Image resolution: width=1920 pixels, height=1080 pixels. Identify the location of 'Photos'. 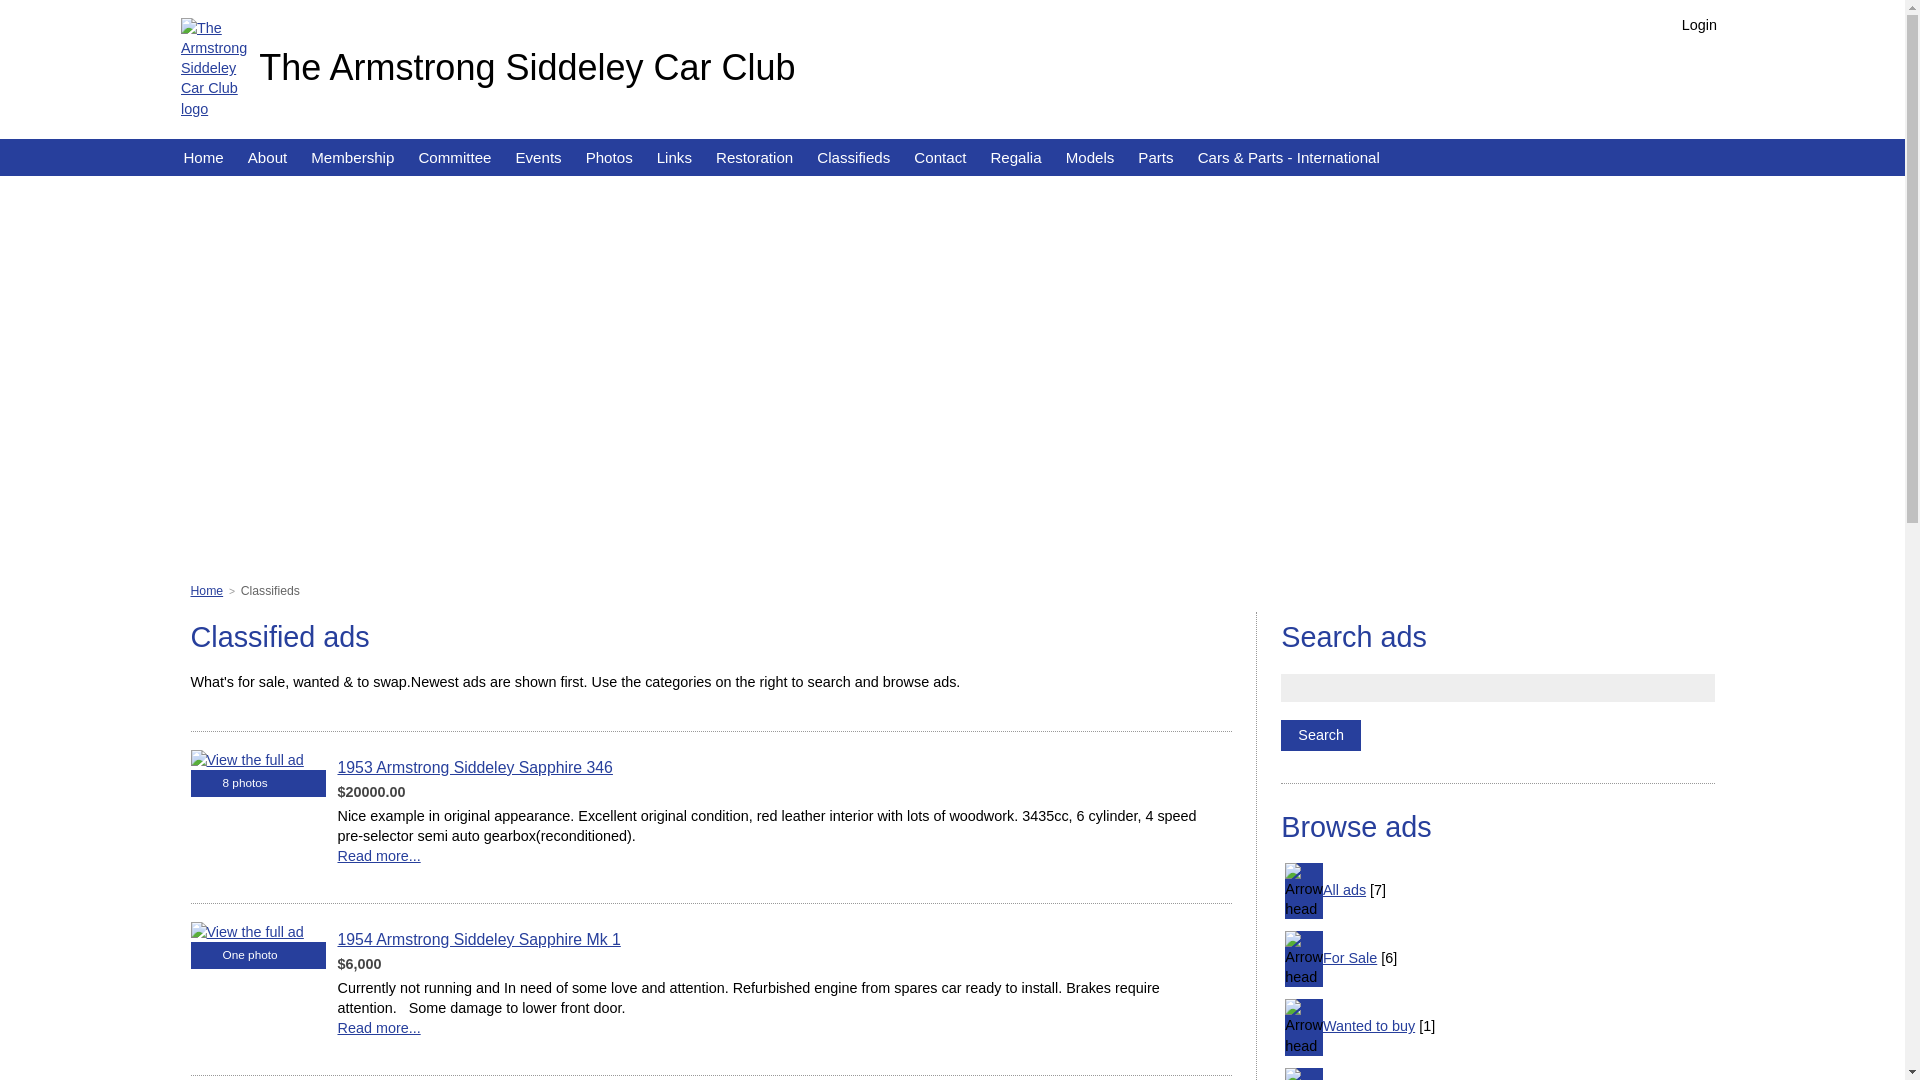
(608, 157).